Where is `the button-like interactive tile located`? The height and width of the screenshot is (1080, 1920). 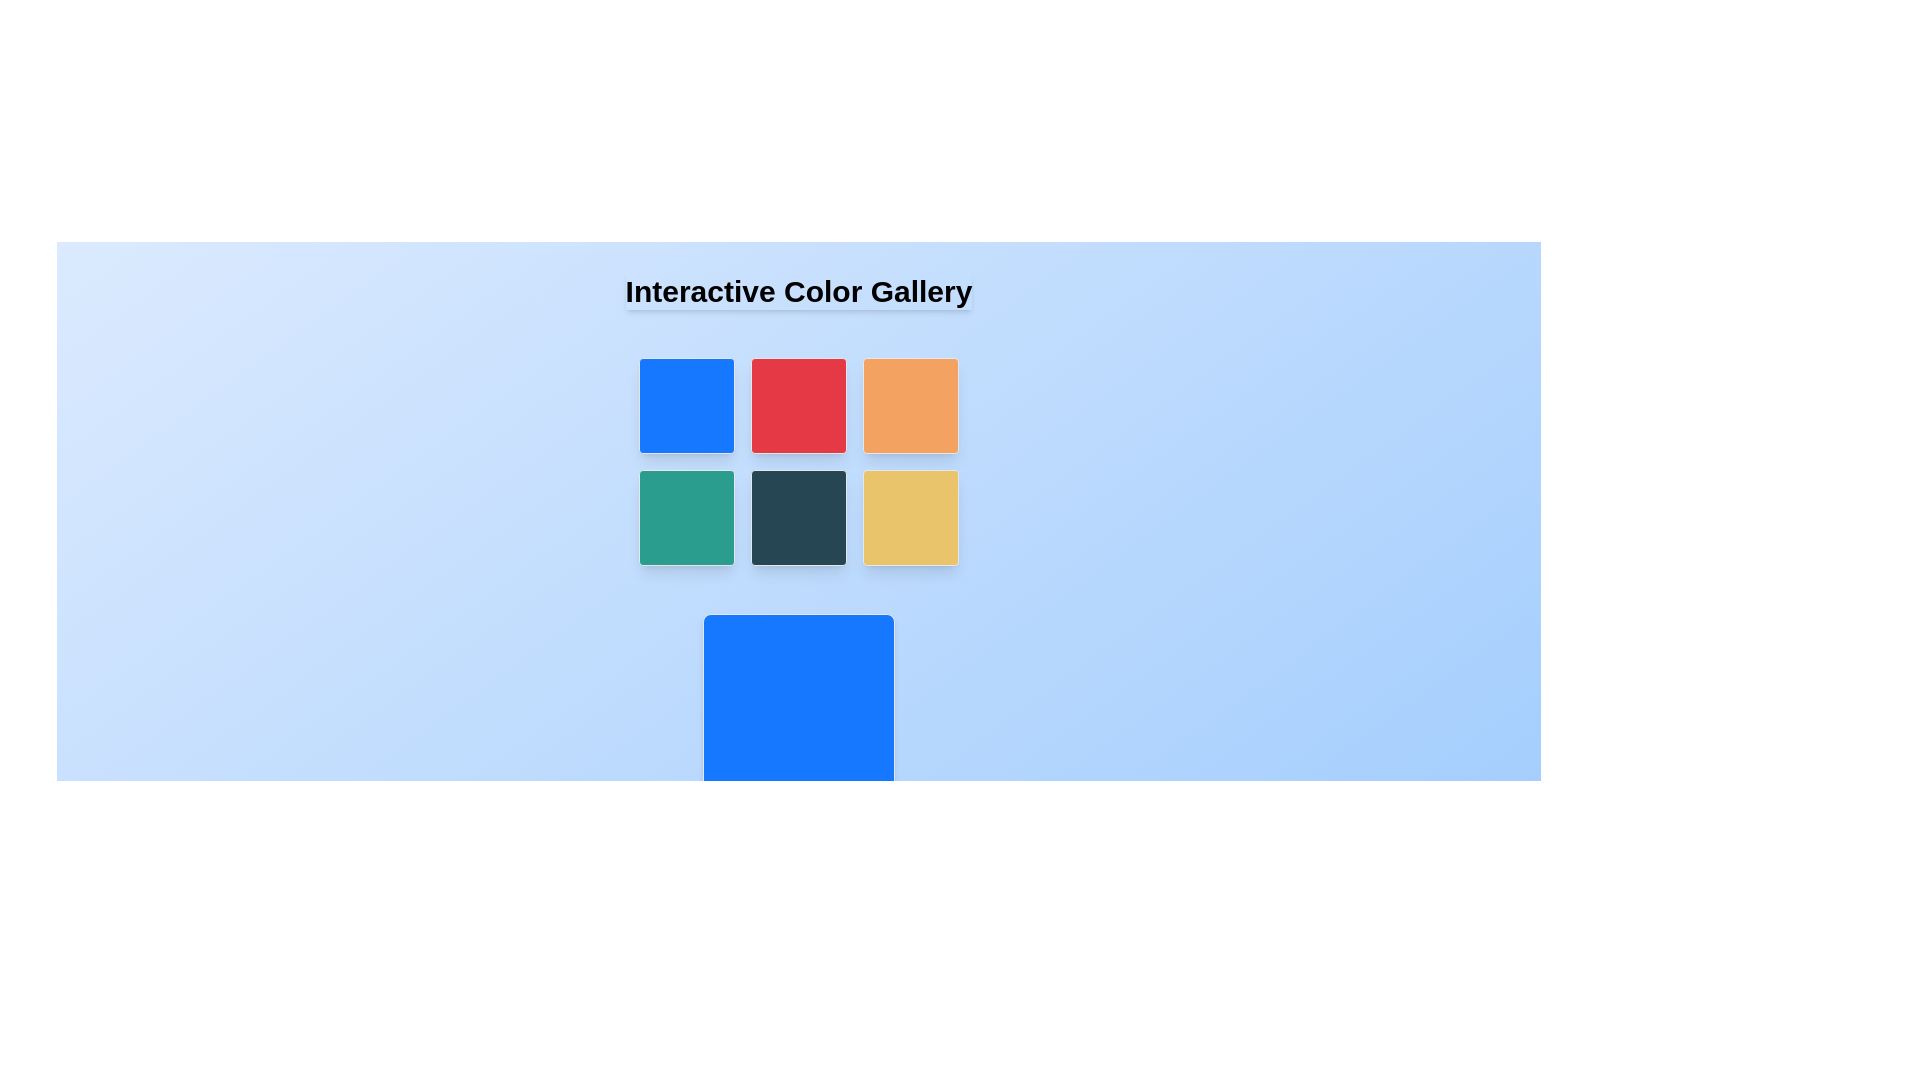
the button-like interactive tile located is located at coordinates (797, 405).